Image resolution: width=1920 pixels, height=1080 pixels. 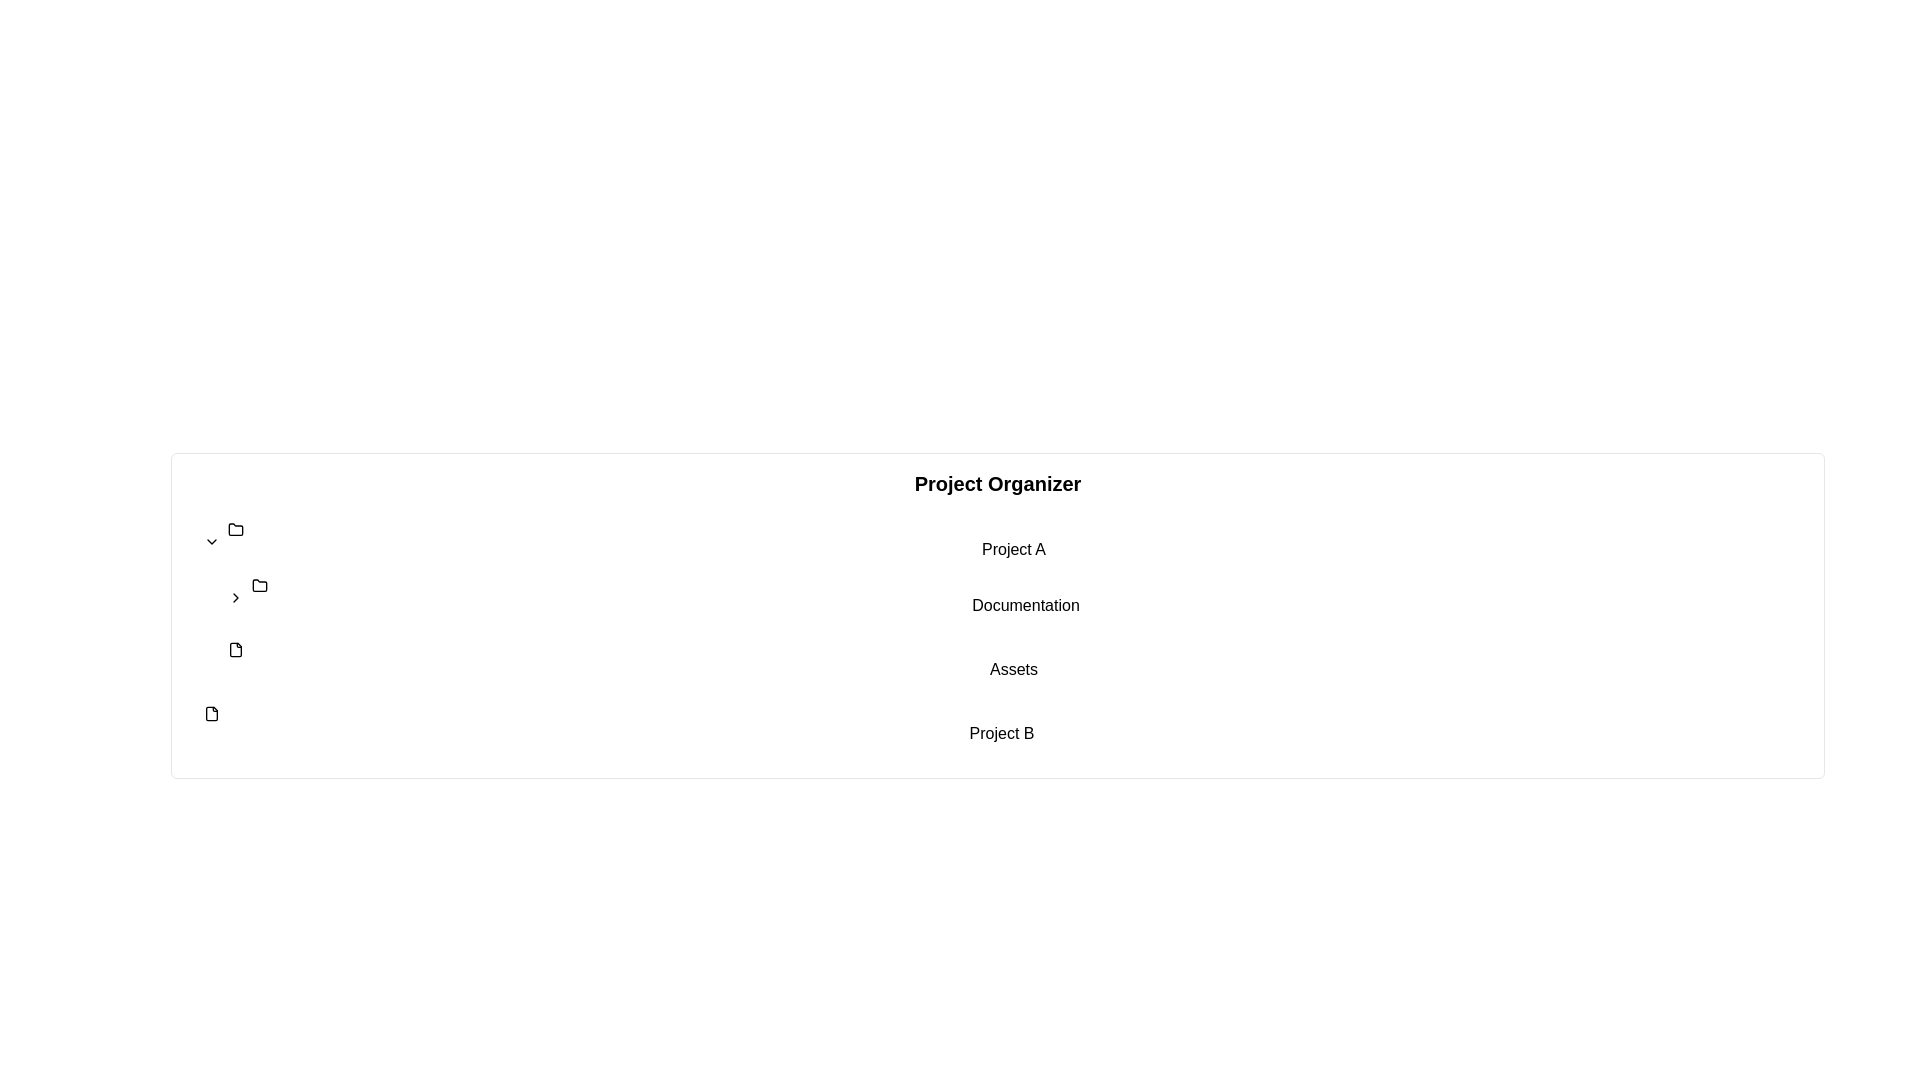 I want to click on the 'Assets' text label within the 'Documentation Assets' section, so click(x=1013, y=662).